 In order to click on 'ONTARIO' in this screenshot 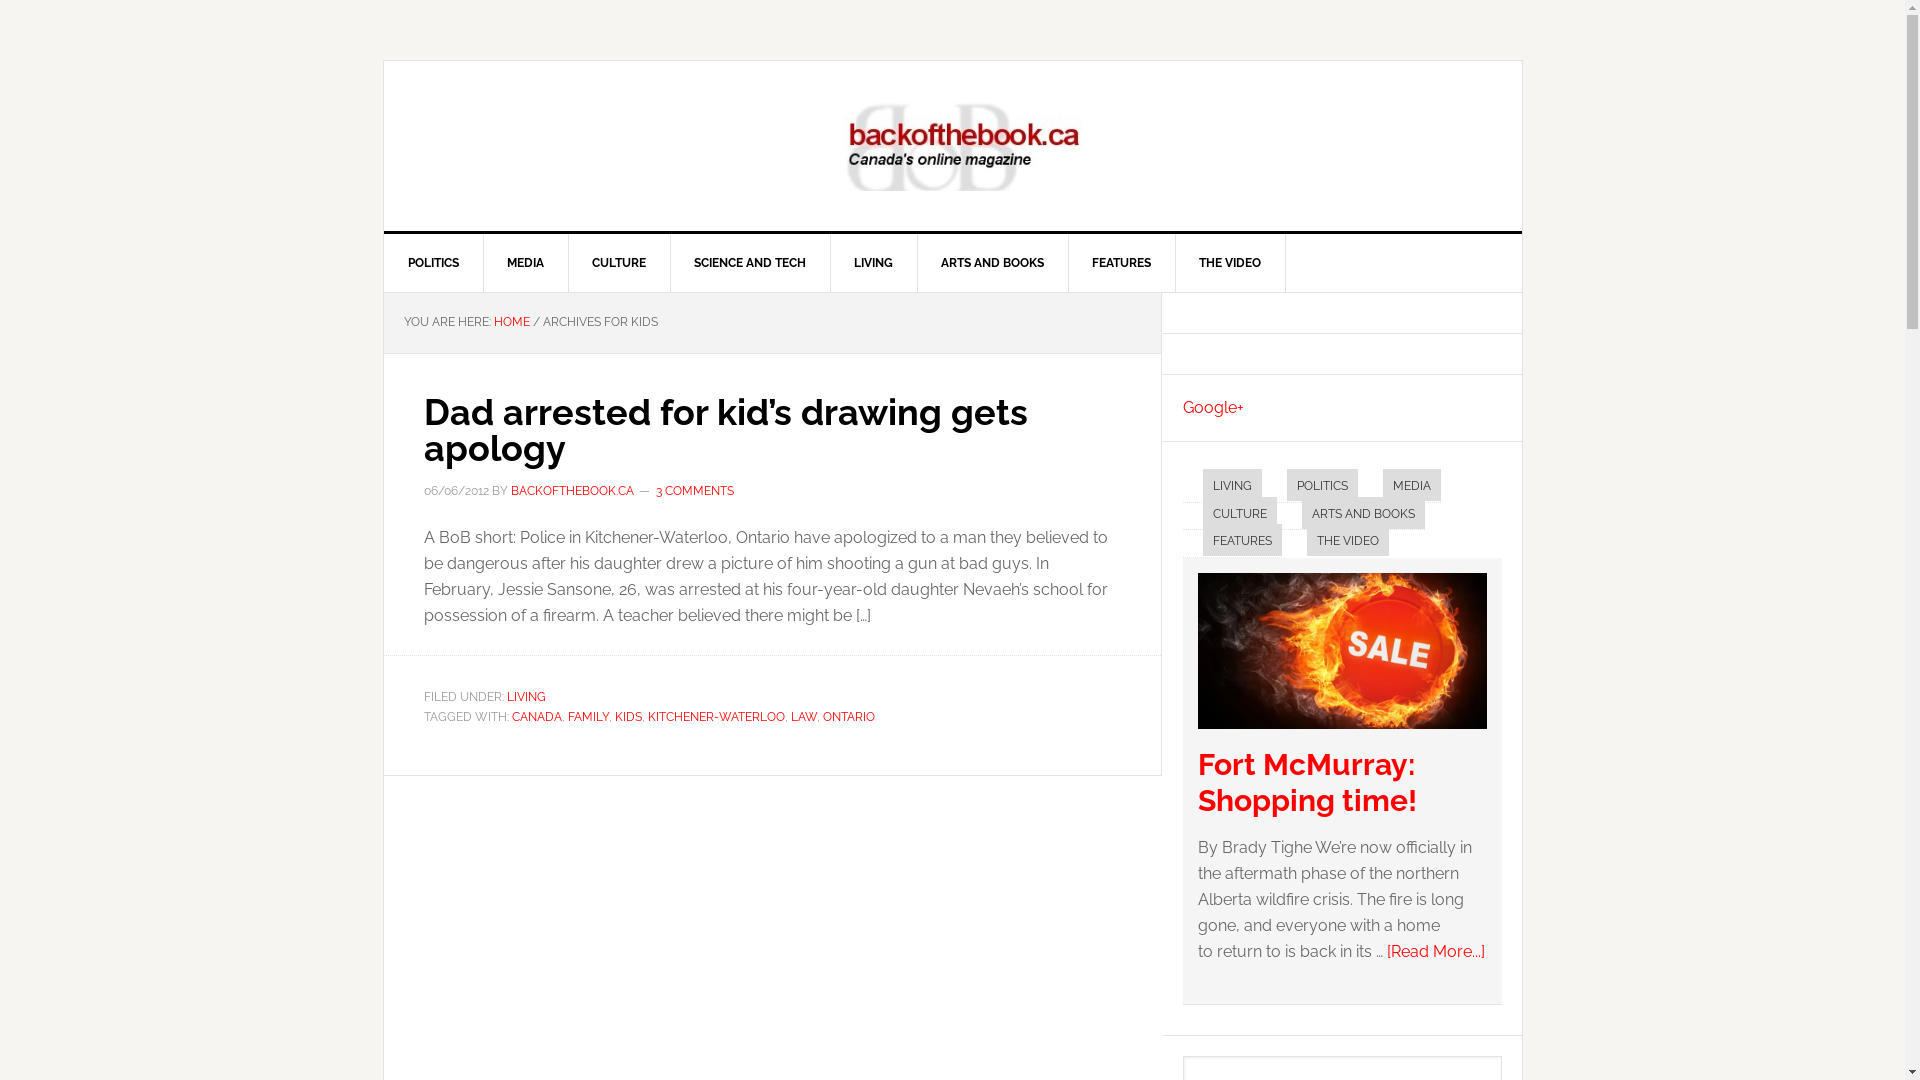, I will do `click(821, 716)`.